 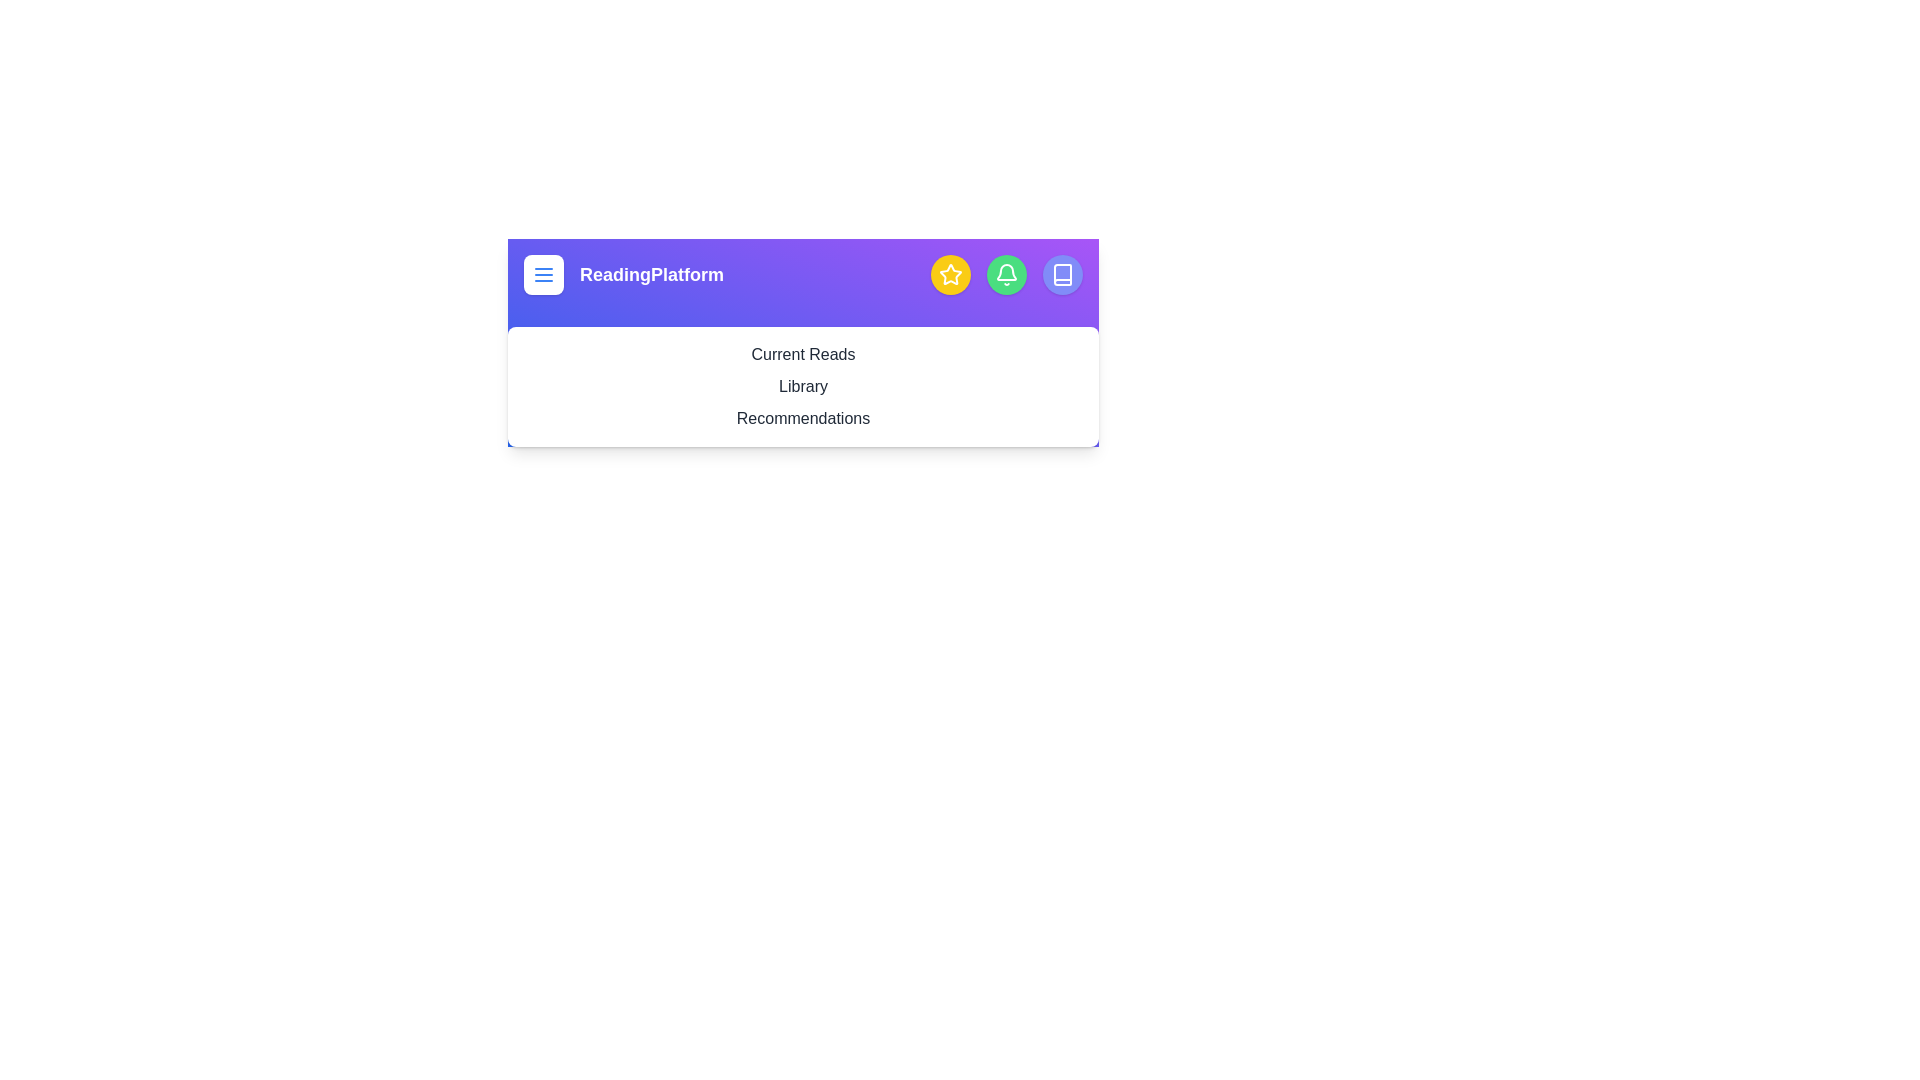 What do you see at coordinates (543, 274) in the screenshot?
I see `menu button to toggle the side menu visibility` at bounding box center [543, 274].